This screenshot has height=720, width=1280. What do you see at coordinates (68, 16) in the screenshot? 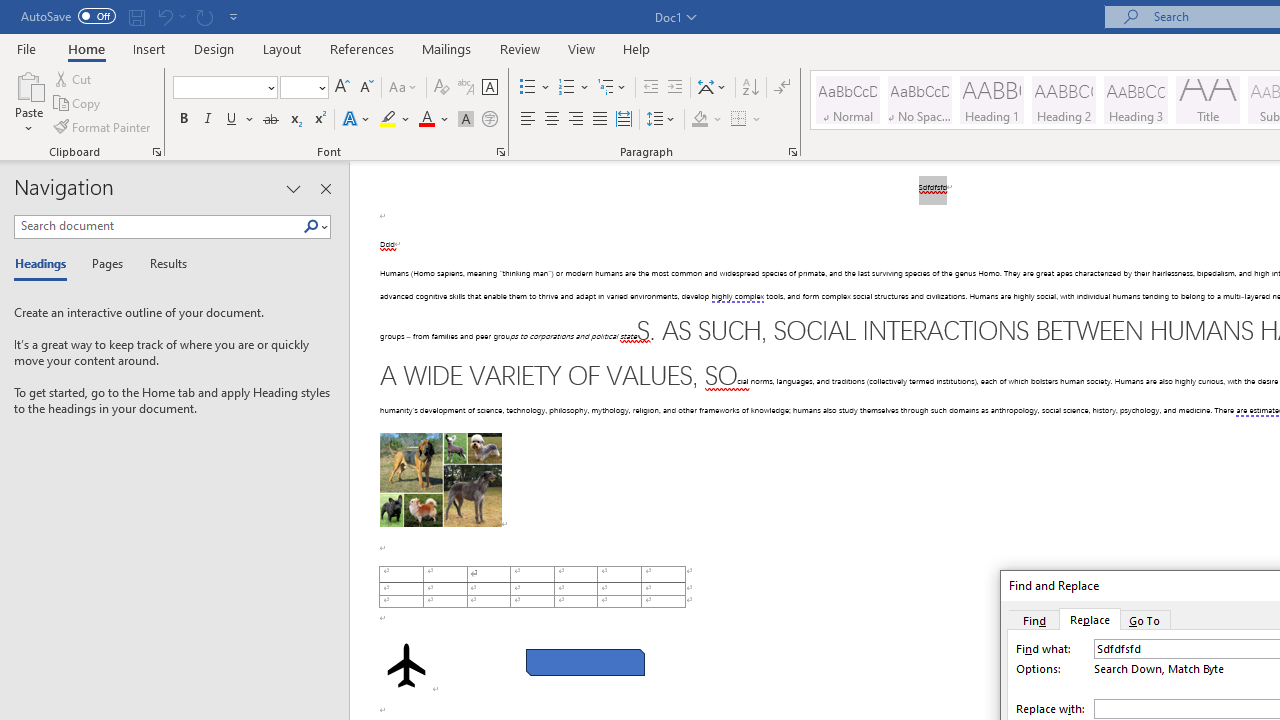
I see `'AutoSave'` at bounding box center [68, 16].